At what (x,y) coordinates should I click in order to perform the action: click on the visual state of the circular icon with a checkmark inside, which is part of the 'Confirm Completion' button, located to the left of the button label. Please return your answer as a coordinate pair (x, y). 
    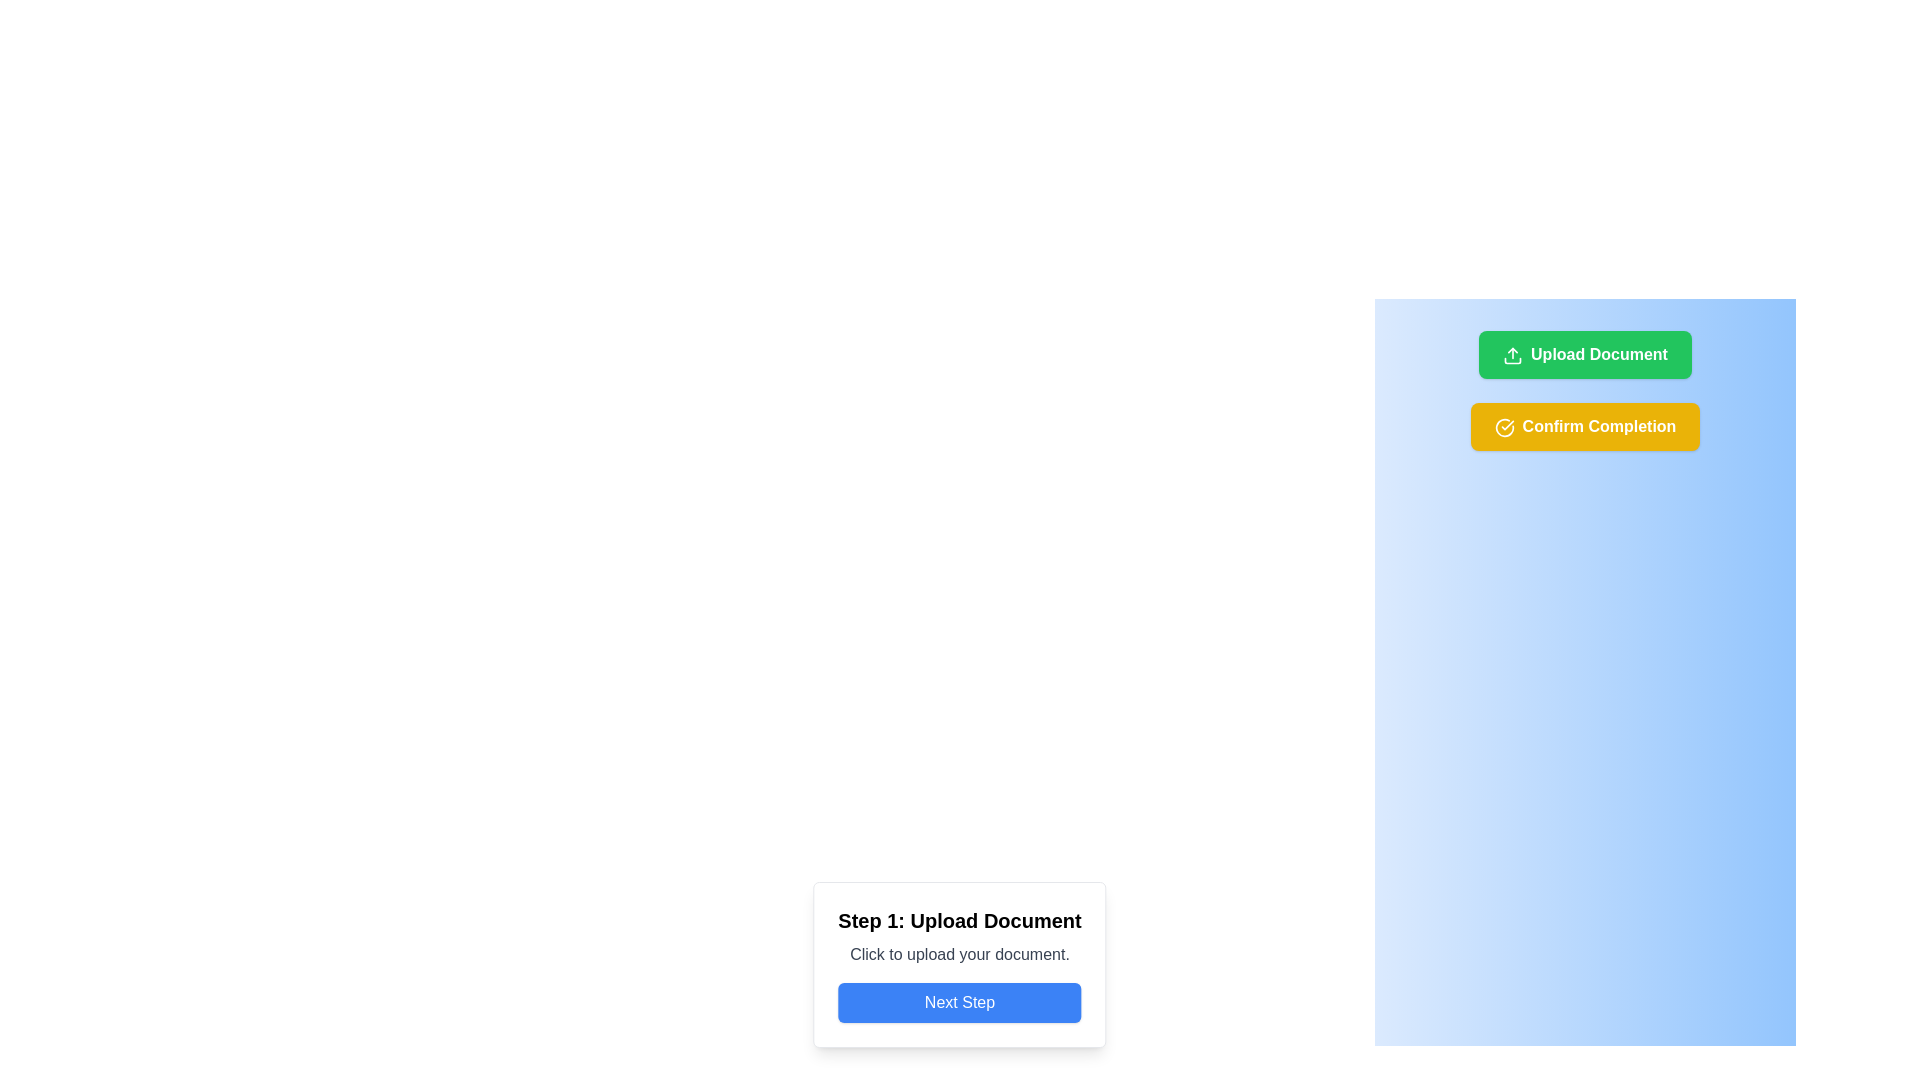
    Looking at the image, I should click on (1504, 426).